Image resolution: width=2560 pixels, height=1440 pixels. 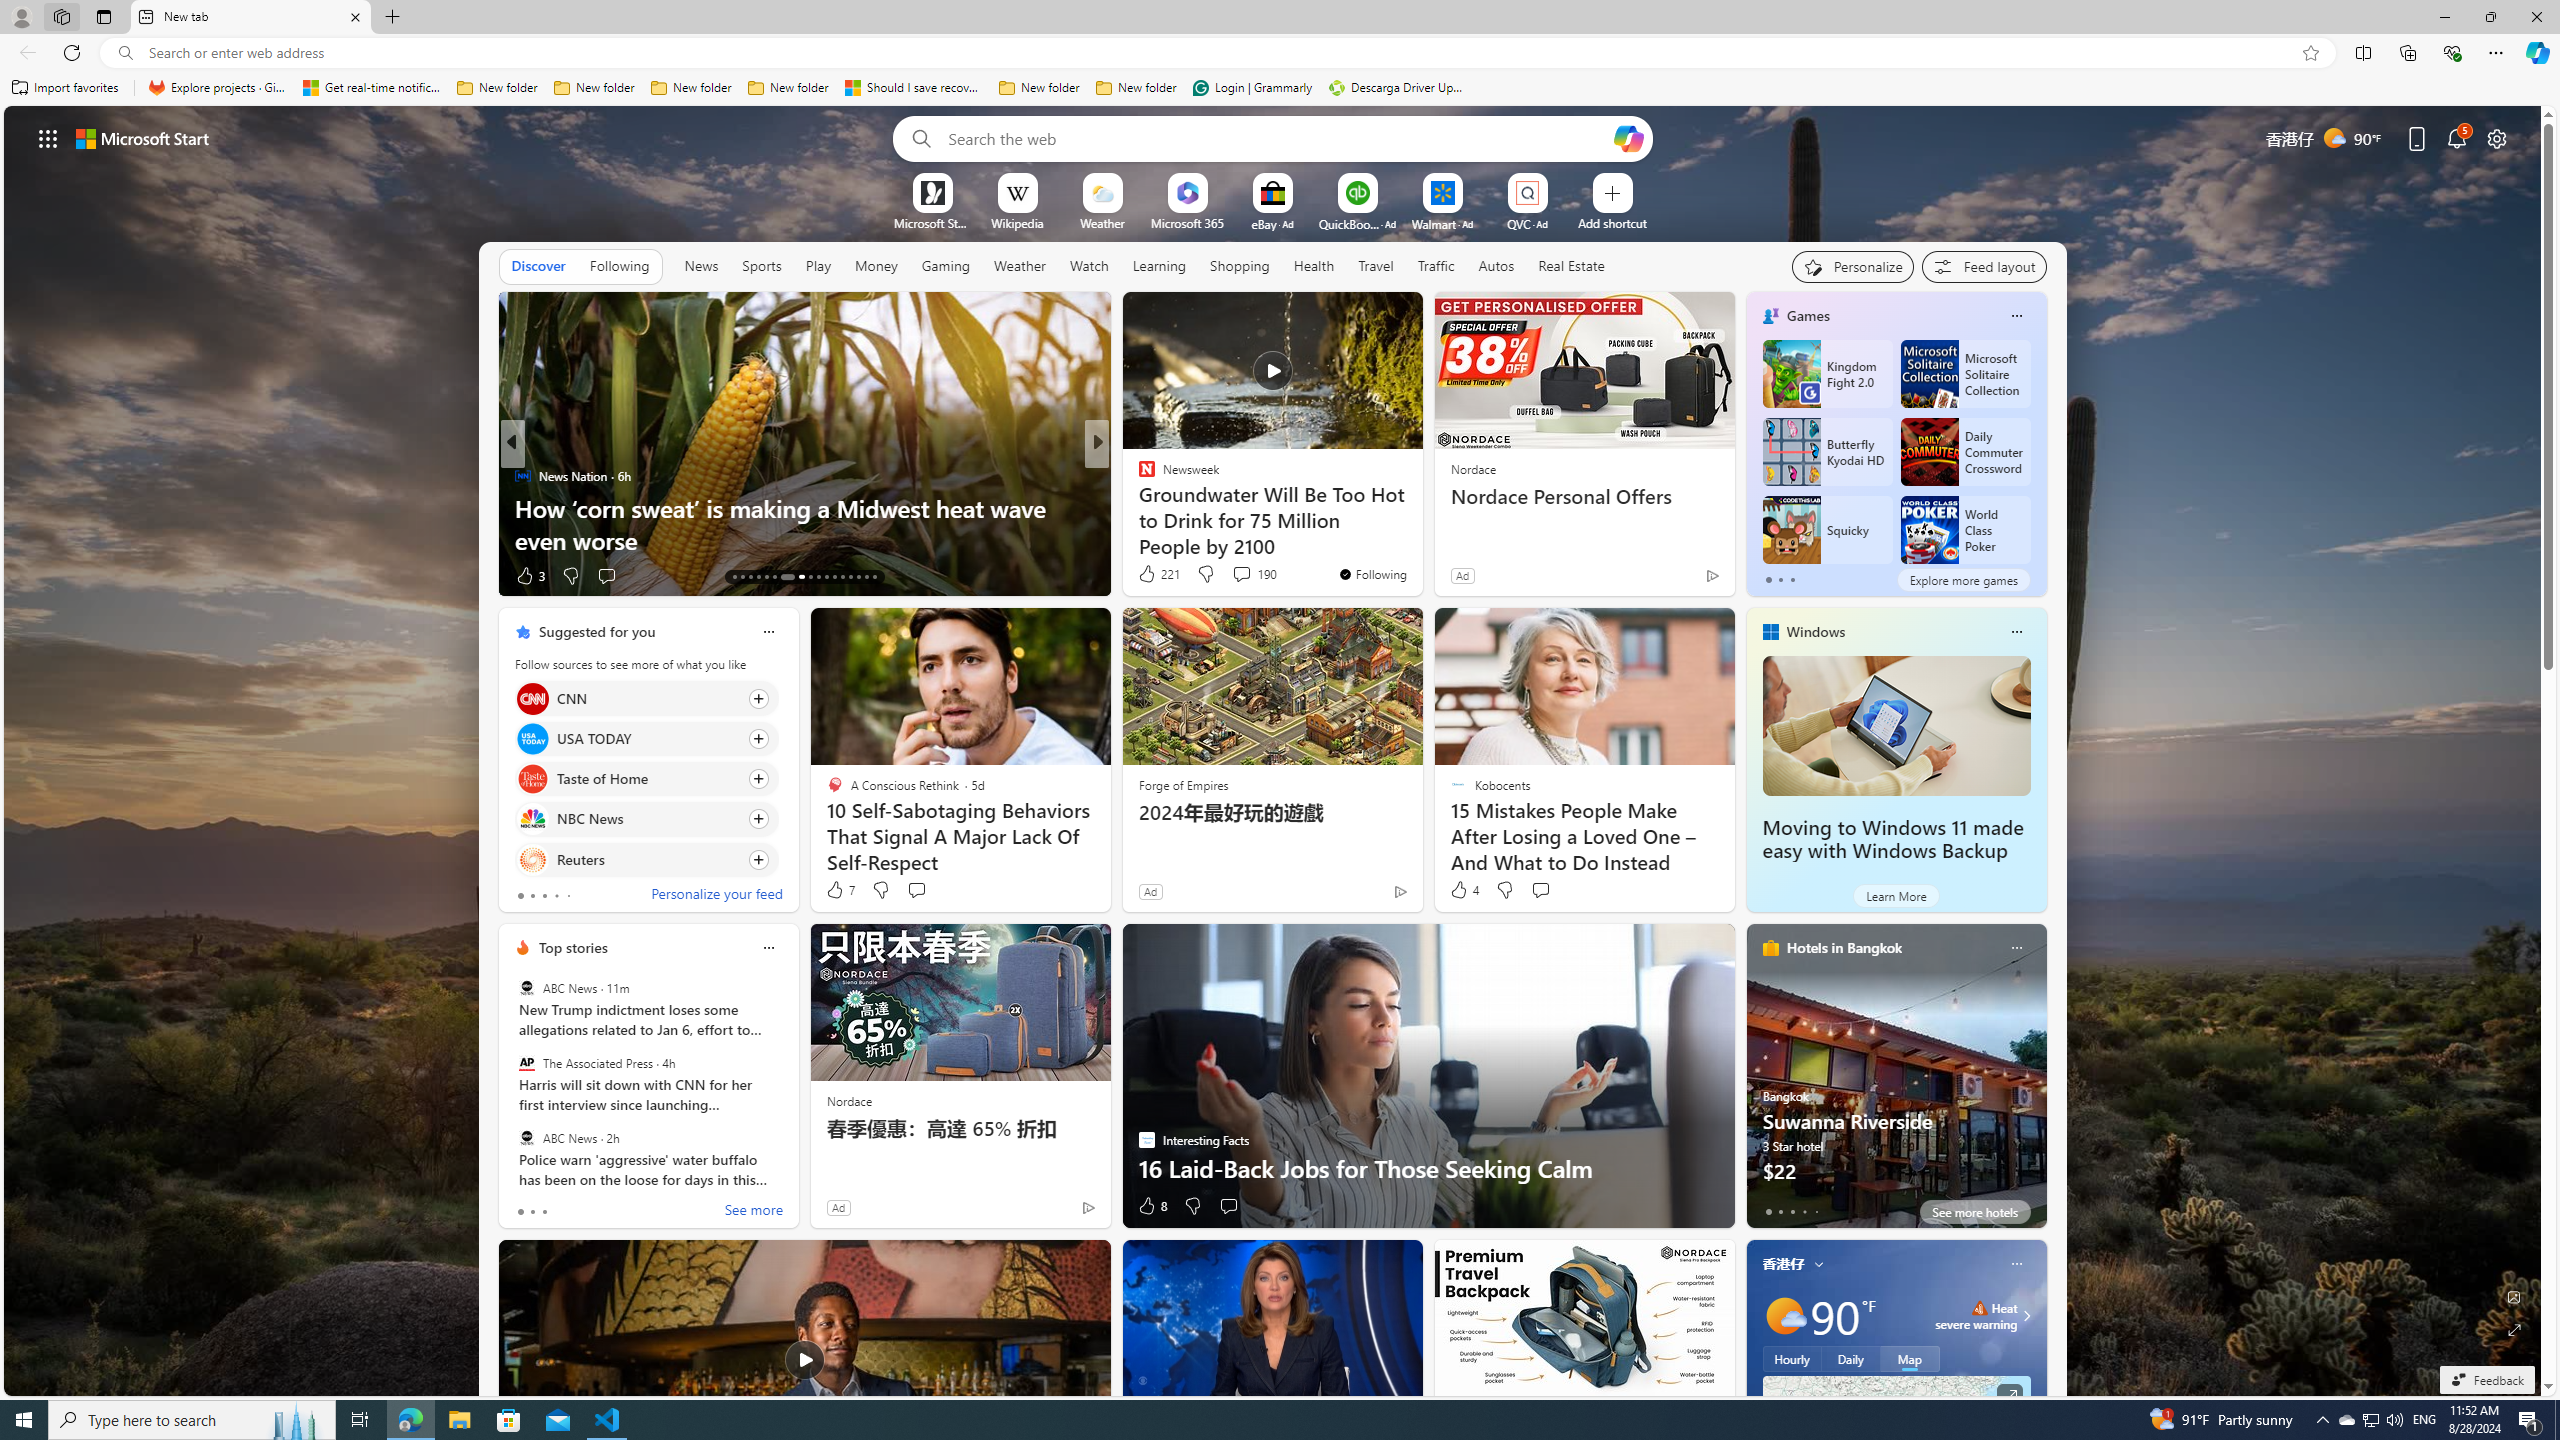 I want to click on 'View comments 1 Comment', so click(x=1227, y=574).